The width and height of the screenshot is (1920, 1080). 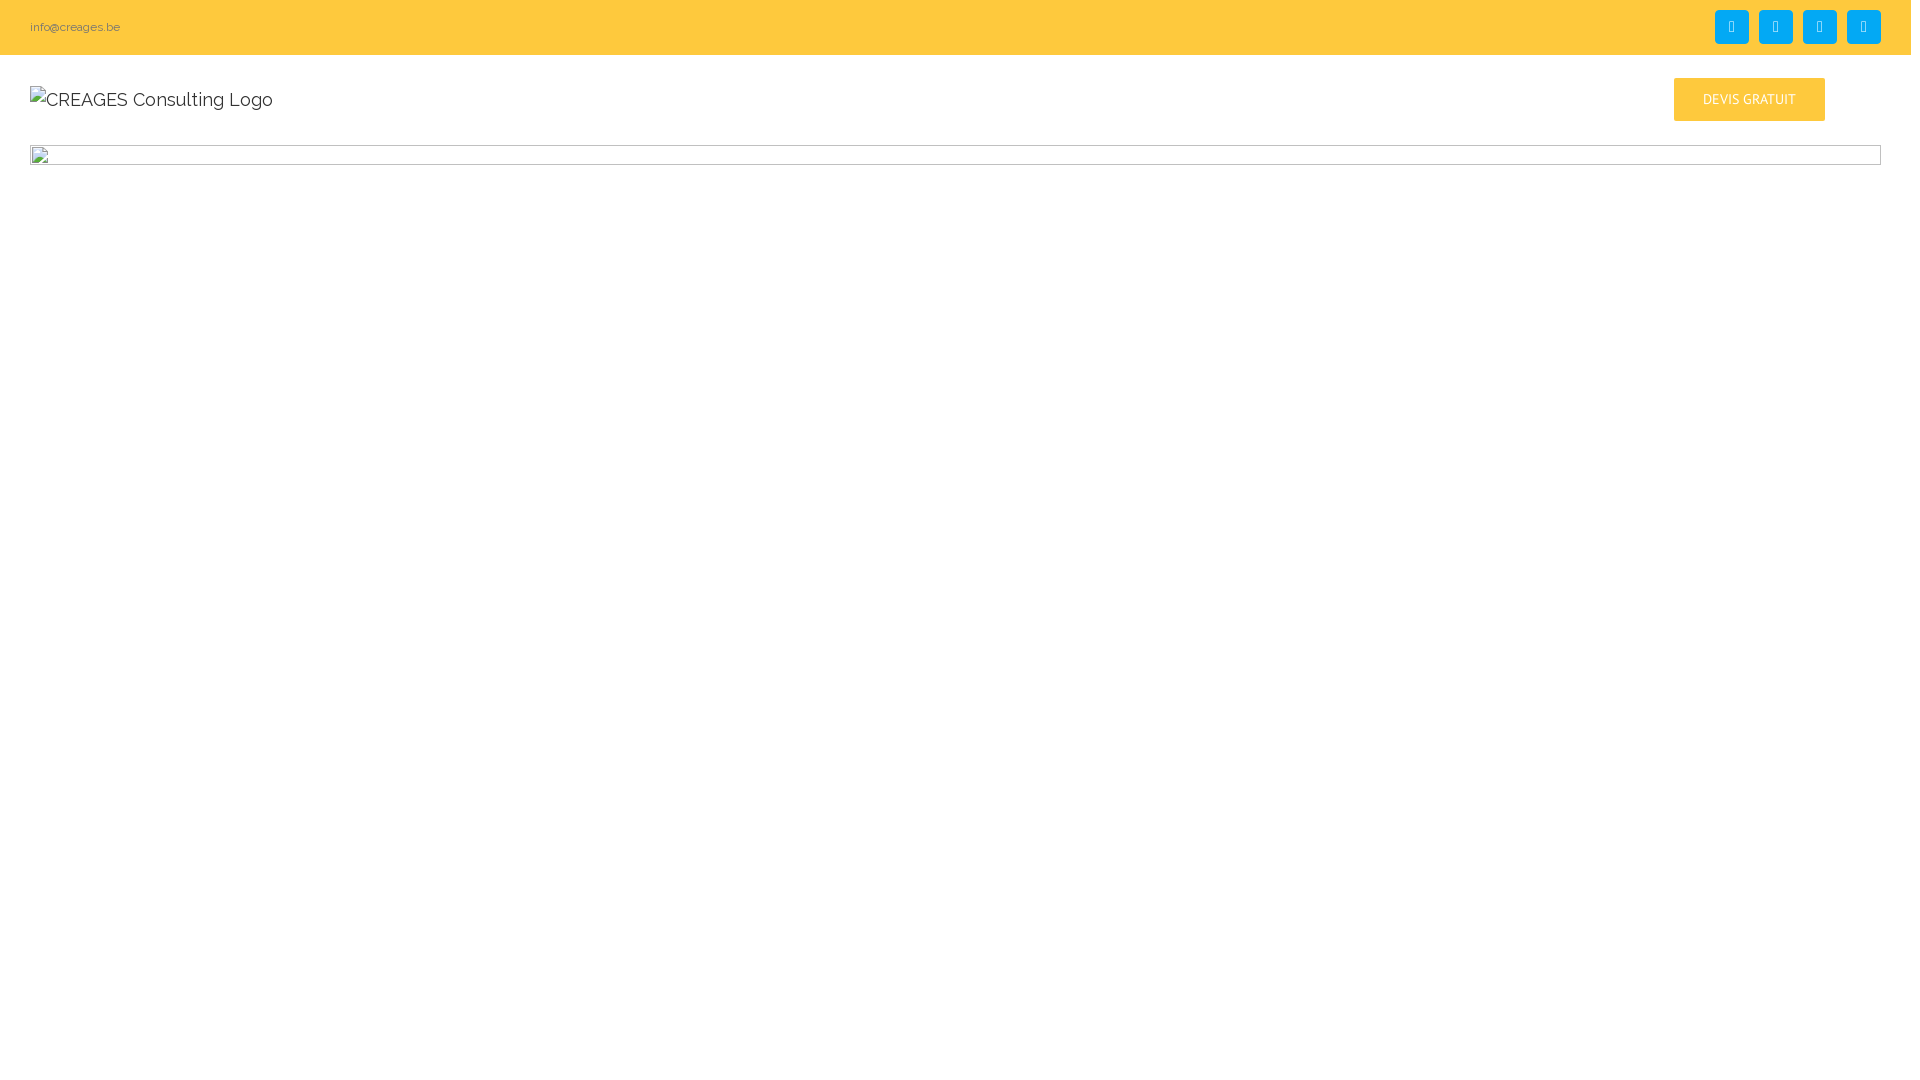 I want to click on 'CONTACT', so click(x=1568, y=97).